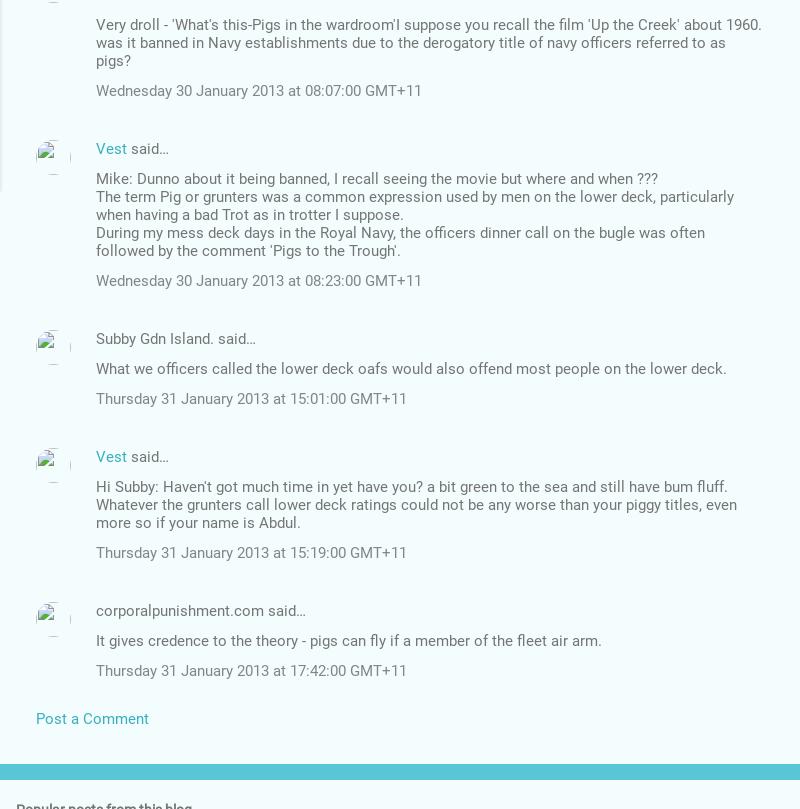 The width and height of the screenshot is (800, 809). Describe the element at coordinates (96, 240) in the screenshot. I see `'During my mess deck days in the Royal Navy, the officers dinner call on the bugle was often followed by the comment 'Pigs to the Trough'.'` at that location.